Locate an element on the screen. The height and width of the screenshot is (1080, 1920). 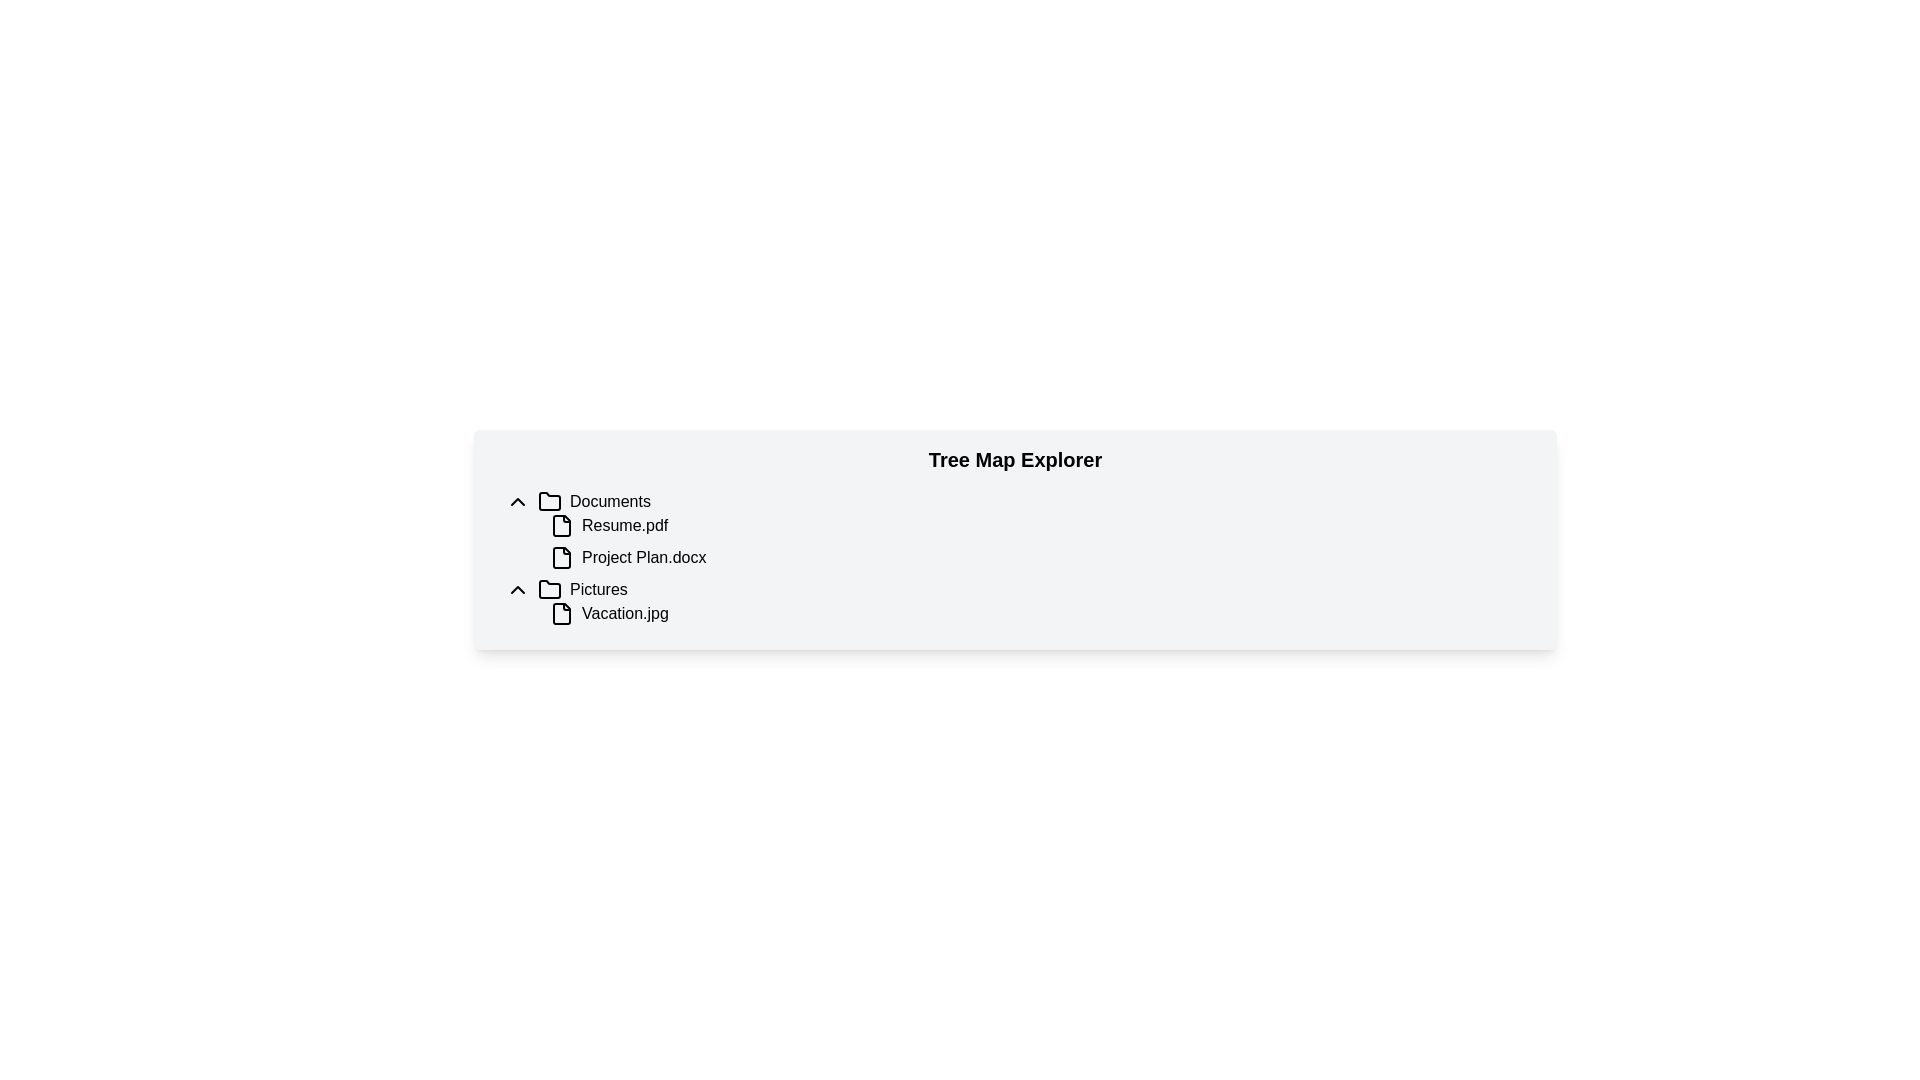
the rectangular icon resembling a document with a folded corner, located to the left of the filename 'Vacation.jpg' in the 'Pictures' directory of the 'Tree Map Explorer' interface is located at coordinates (560, 612).